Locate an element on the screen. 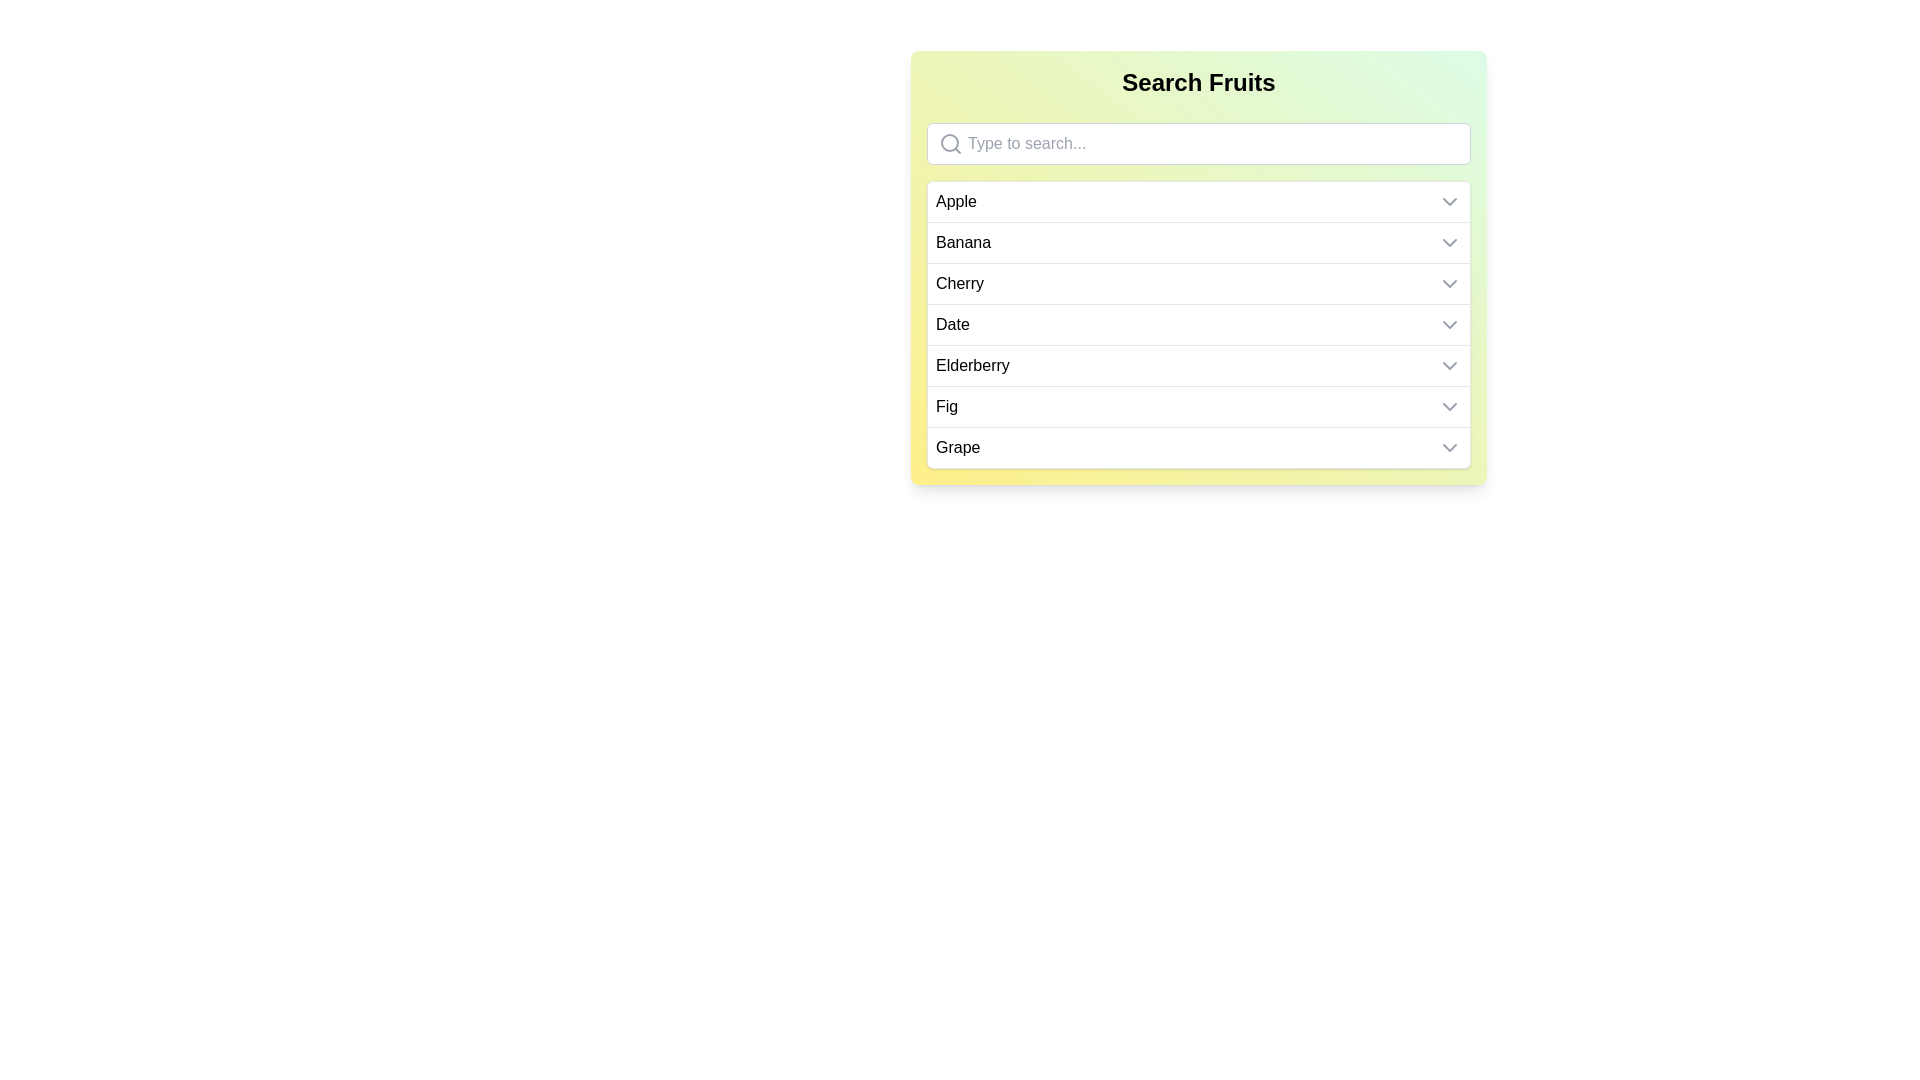 The image size is (1920, 1080). the circular graphical component of the search icon located in the top-left corner of the search bar labeled 'Search Fruits' is located at coordinates (949, 141).